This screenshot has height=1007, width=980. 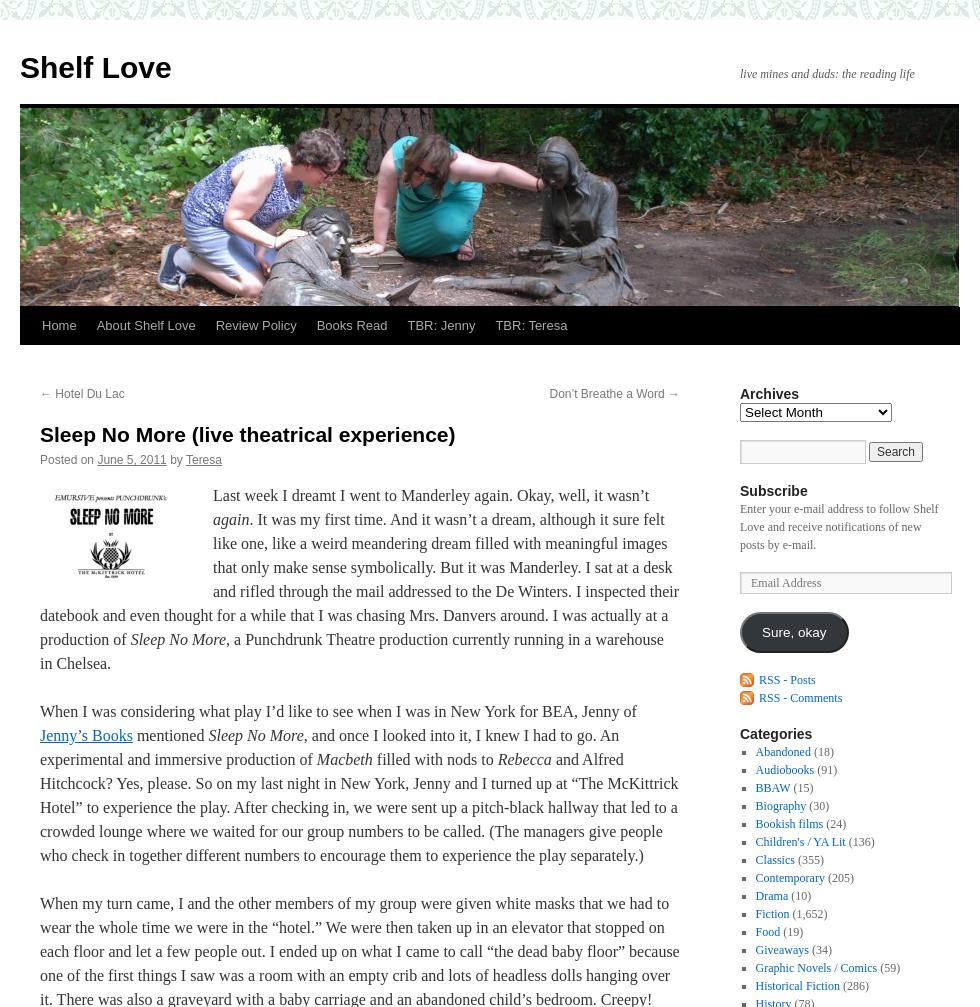 I want to click on 'Subscribe', so click(x=773, y=491).